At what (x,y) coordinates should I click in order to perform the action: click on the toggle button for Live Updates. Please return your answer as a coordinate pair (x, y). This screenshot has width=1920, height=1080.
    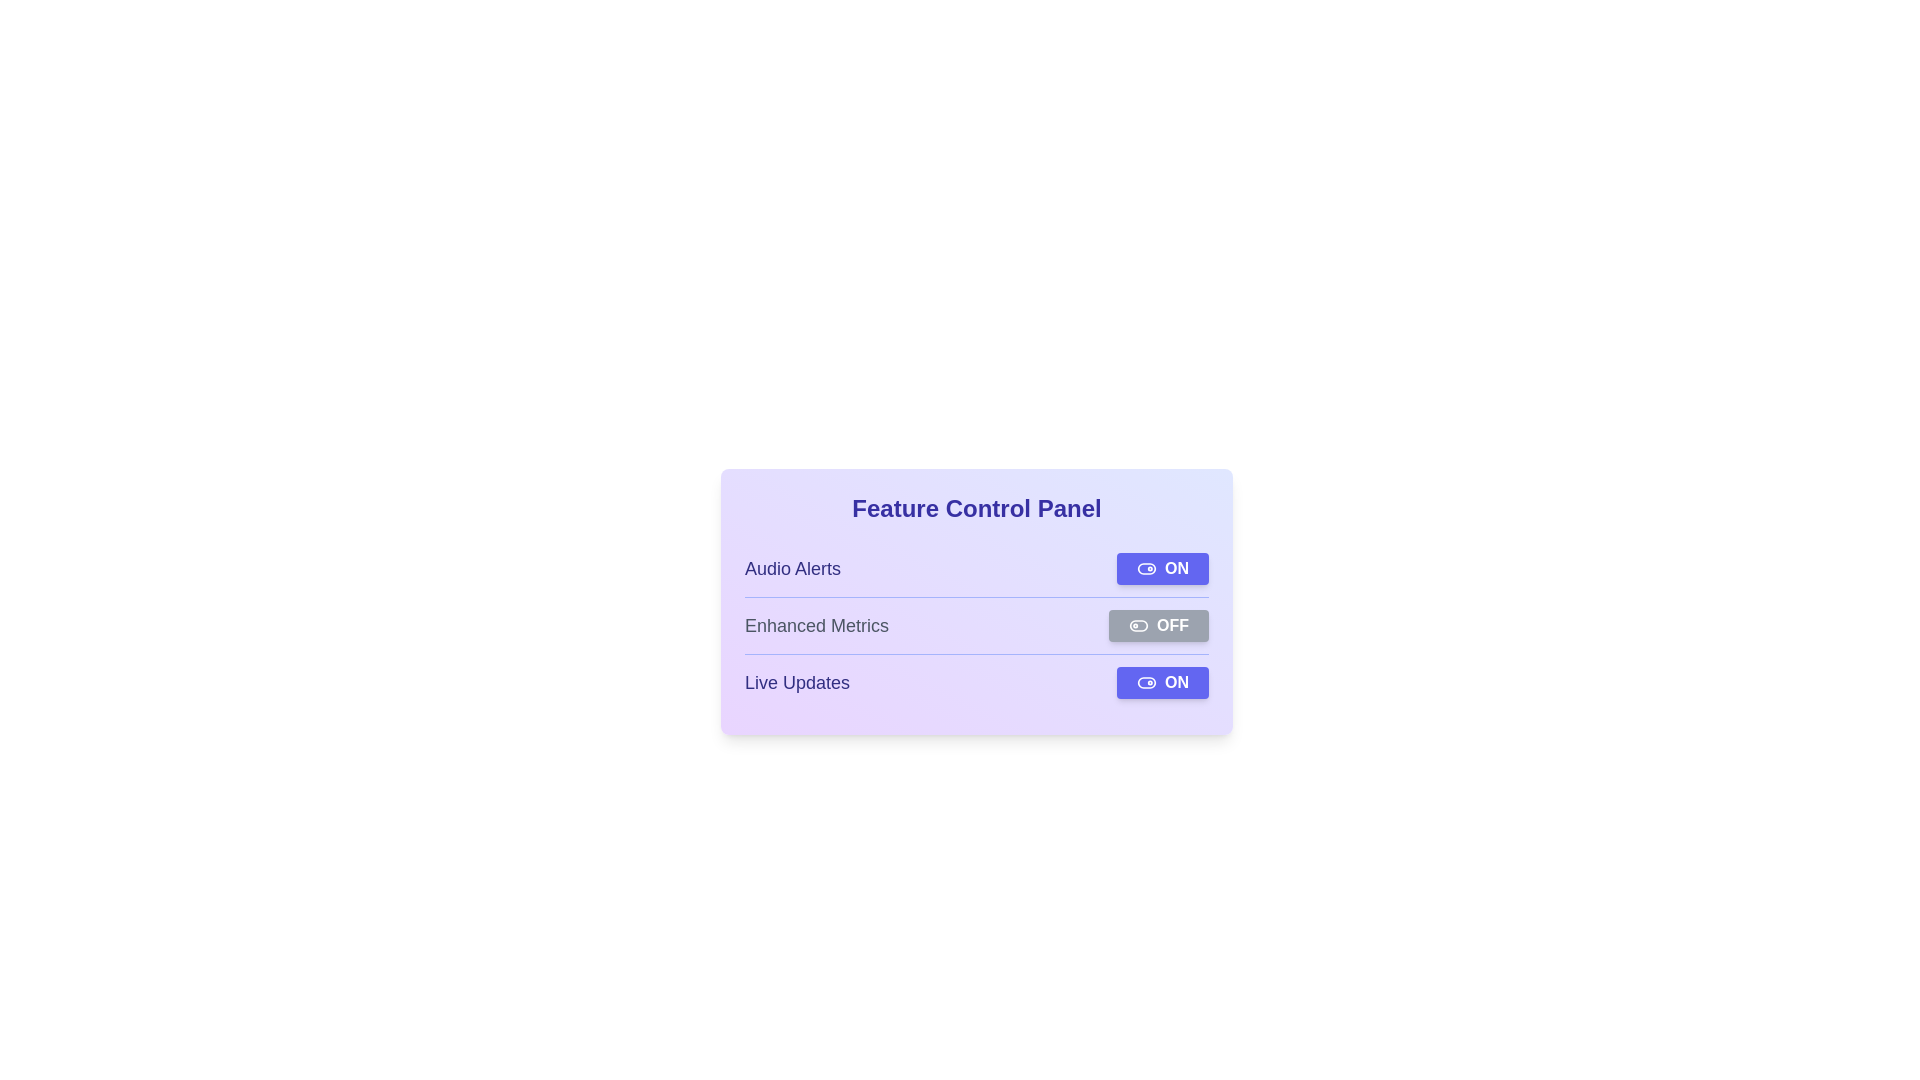
    Looking at the image, I should click on (1162, 681).